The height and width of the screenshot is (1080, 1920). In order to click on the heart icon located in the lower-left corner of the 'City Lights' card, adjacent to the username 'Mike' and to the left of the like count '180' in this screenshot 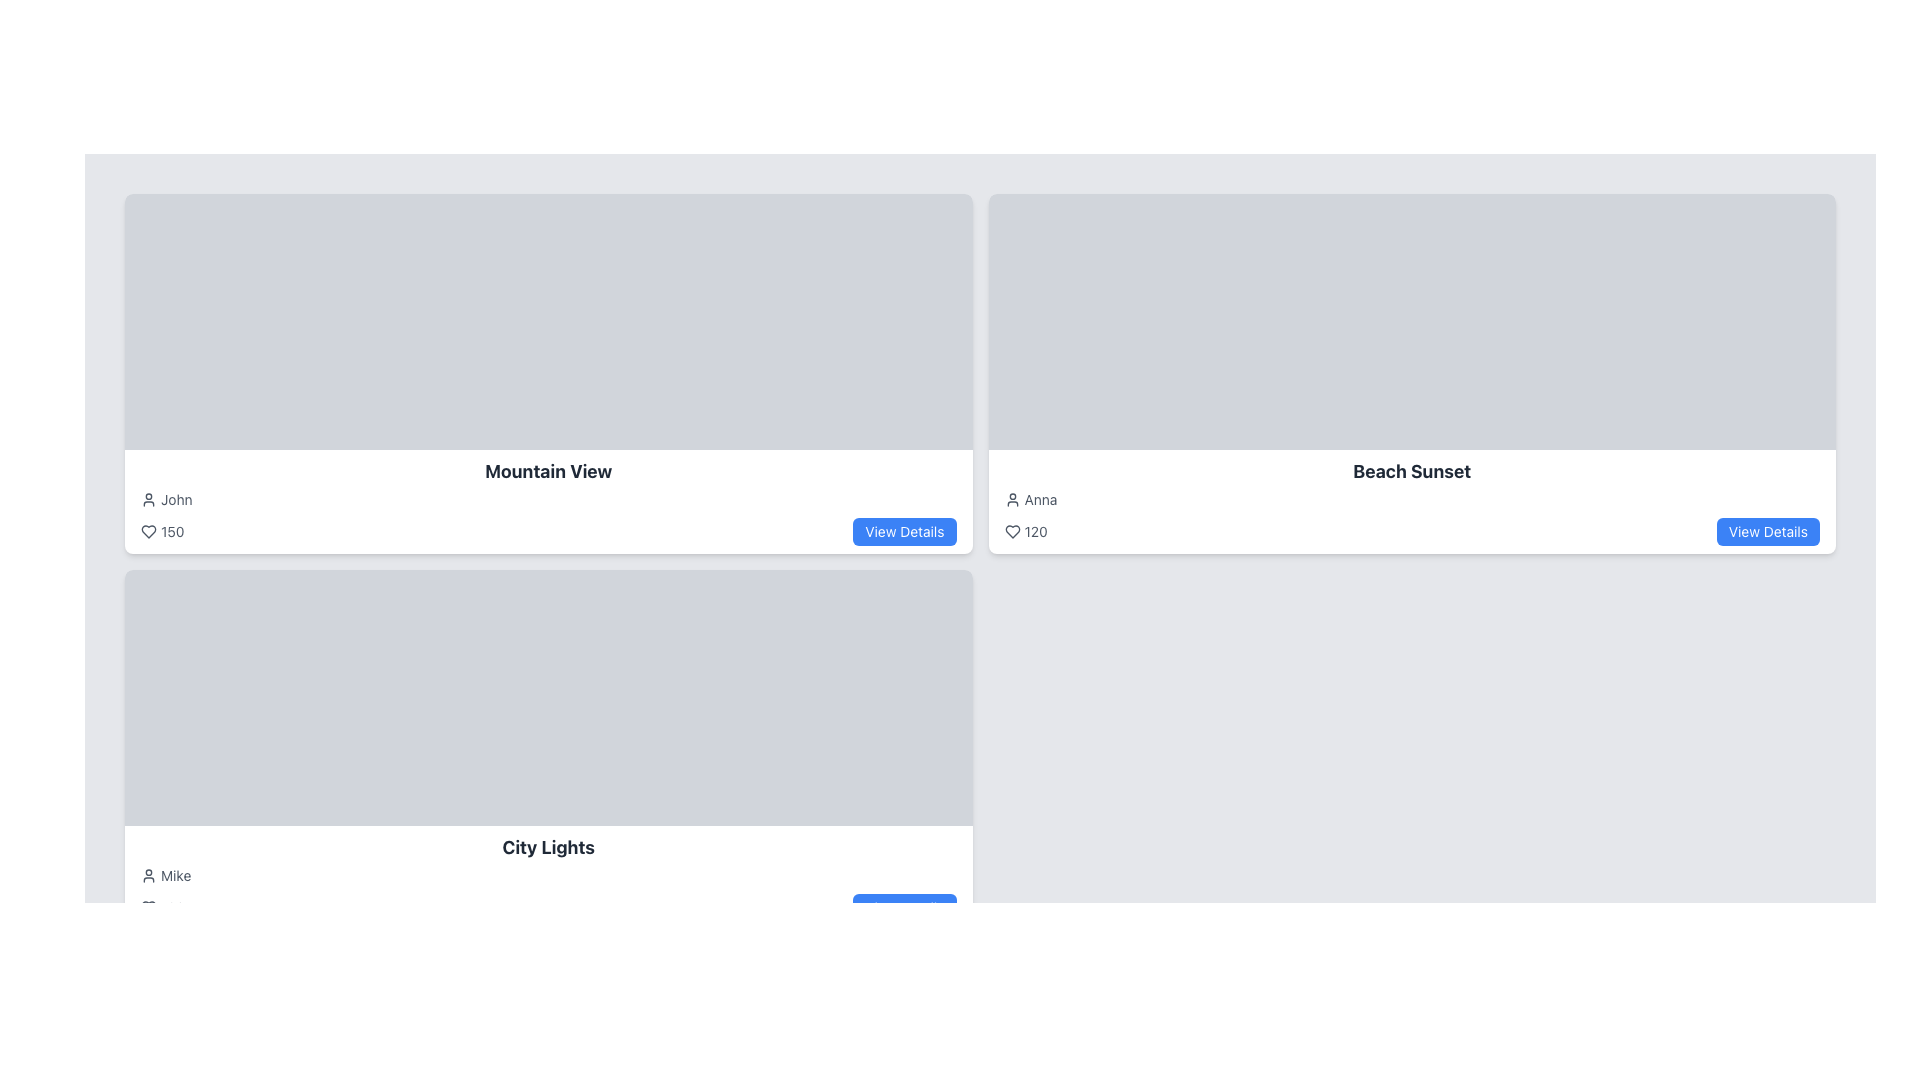, I will do `click(147, 907)`.